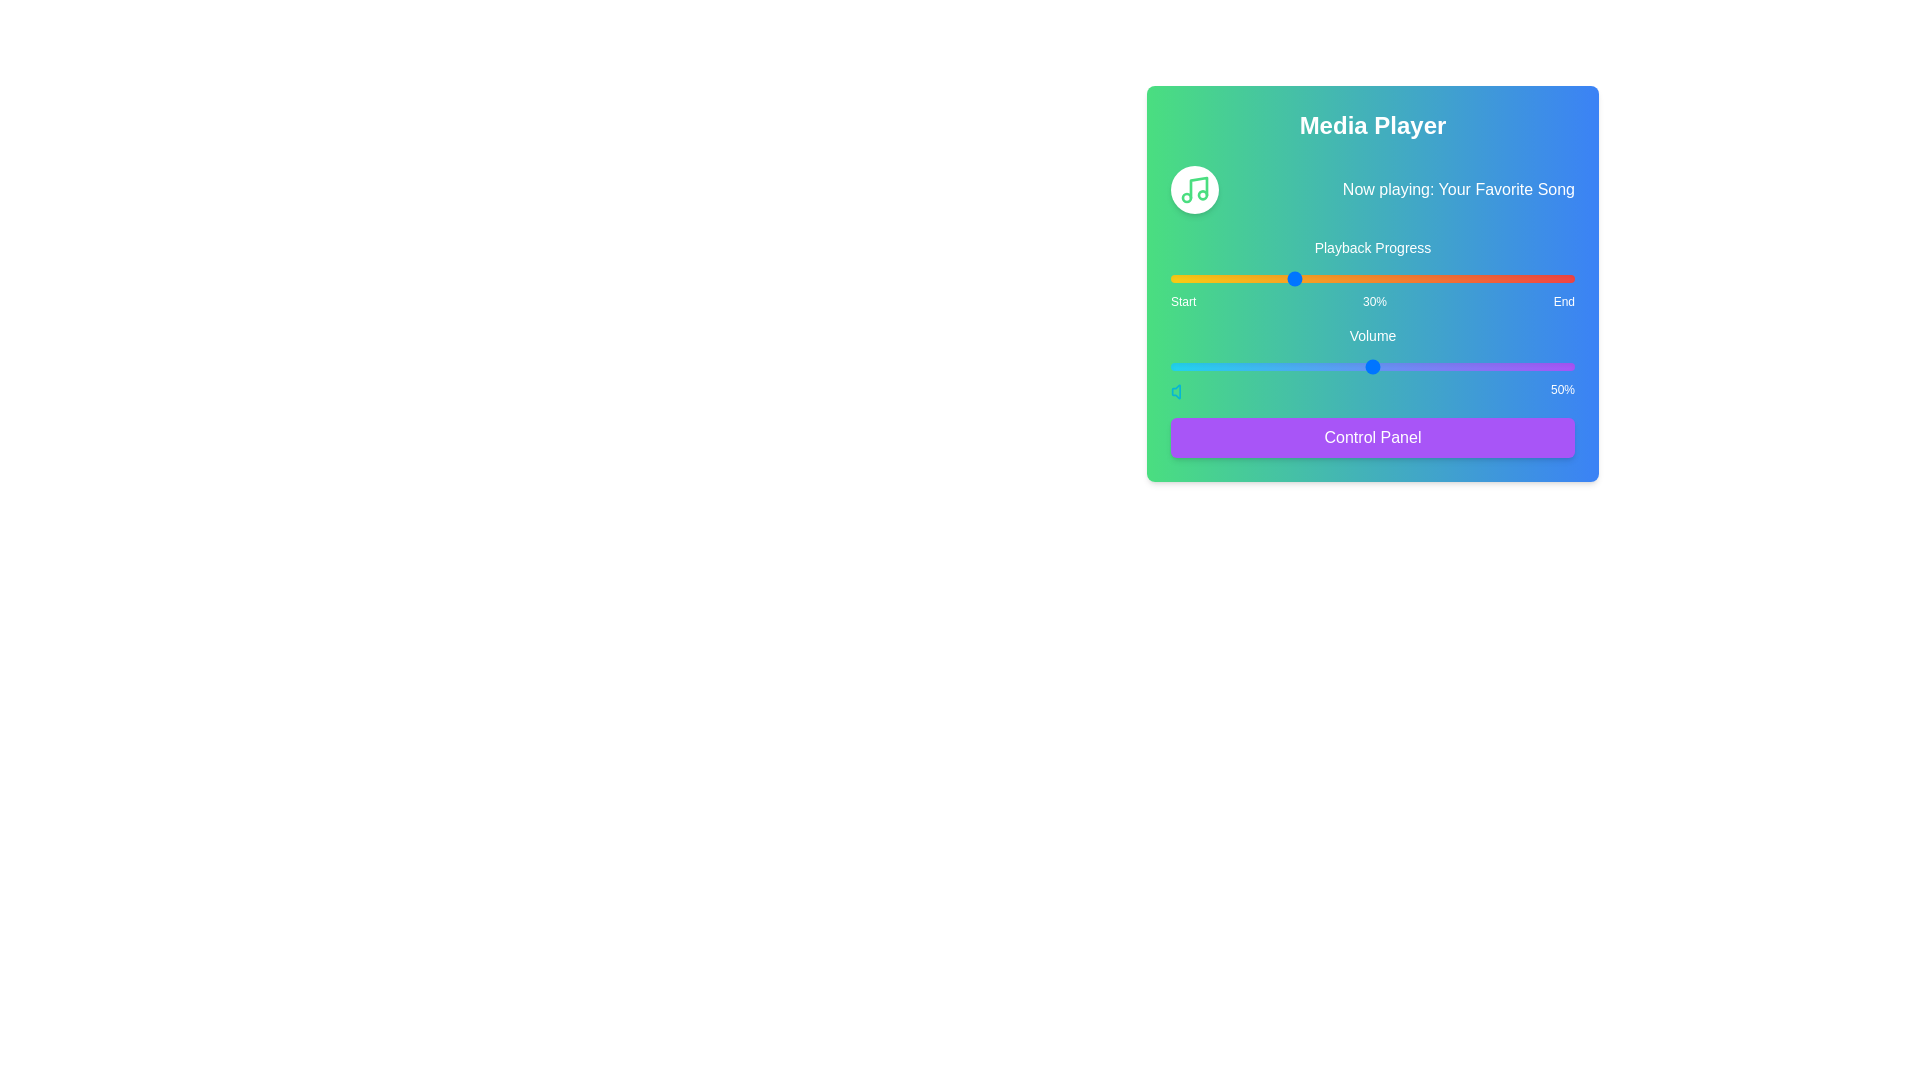 The width and height of the screenshot is (1920, 1080). Describe the element at coordinates (1371, 278) in the screenshot. I see `the playback progress slider to reveal tooltip or visual change` at that location.